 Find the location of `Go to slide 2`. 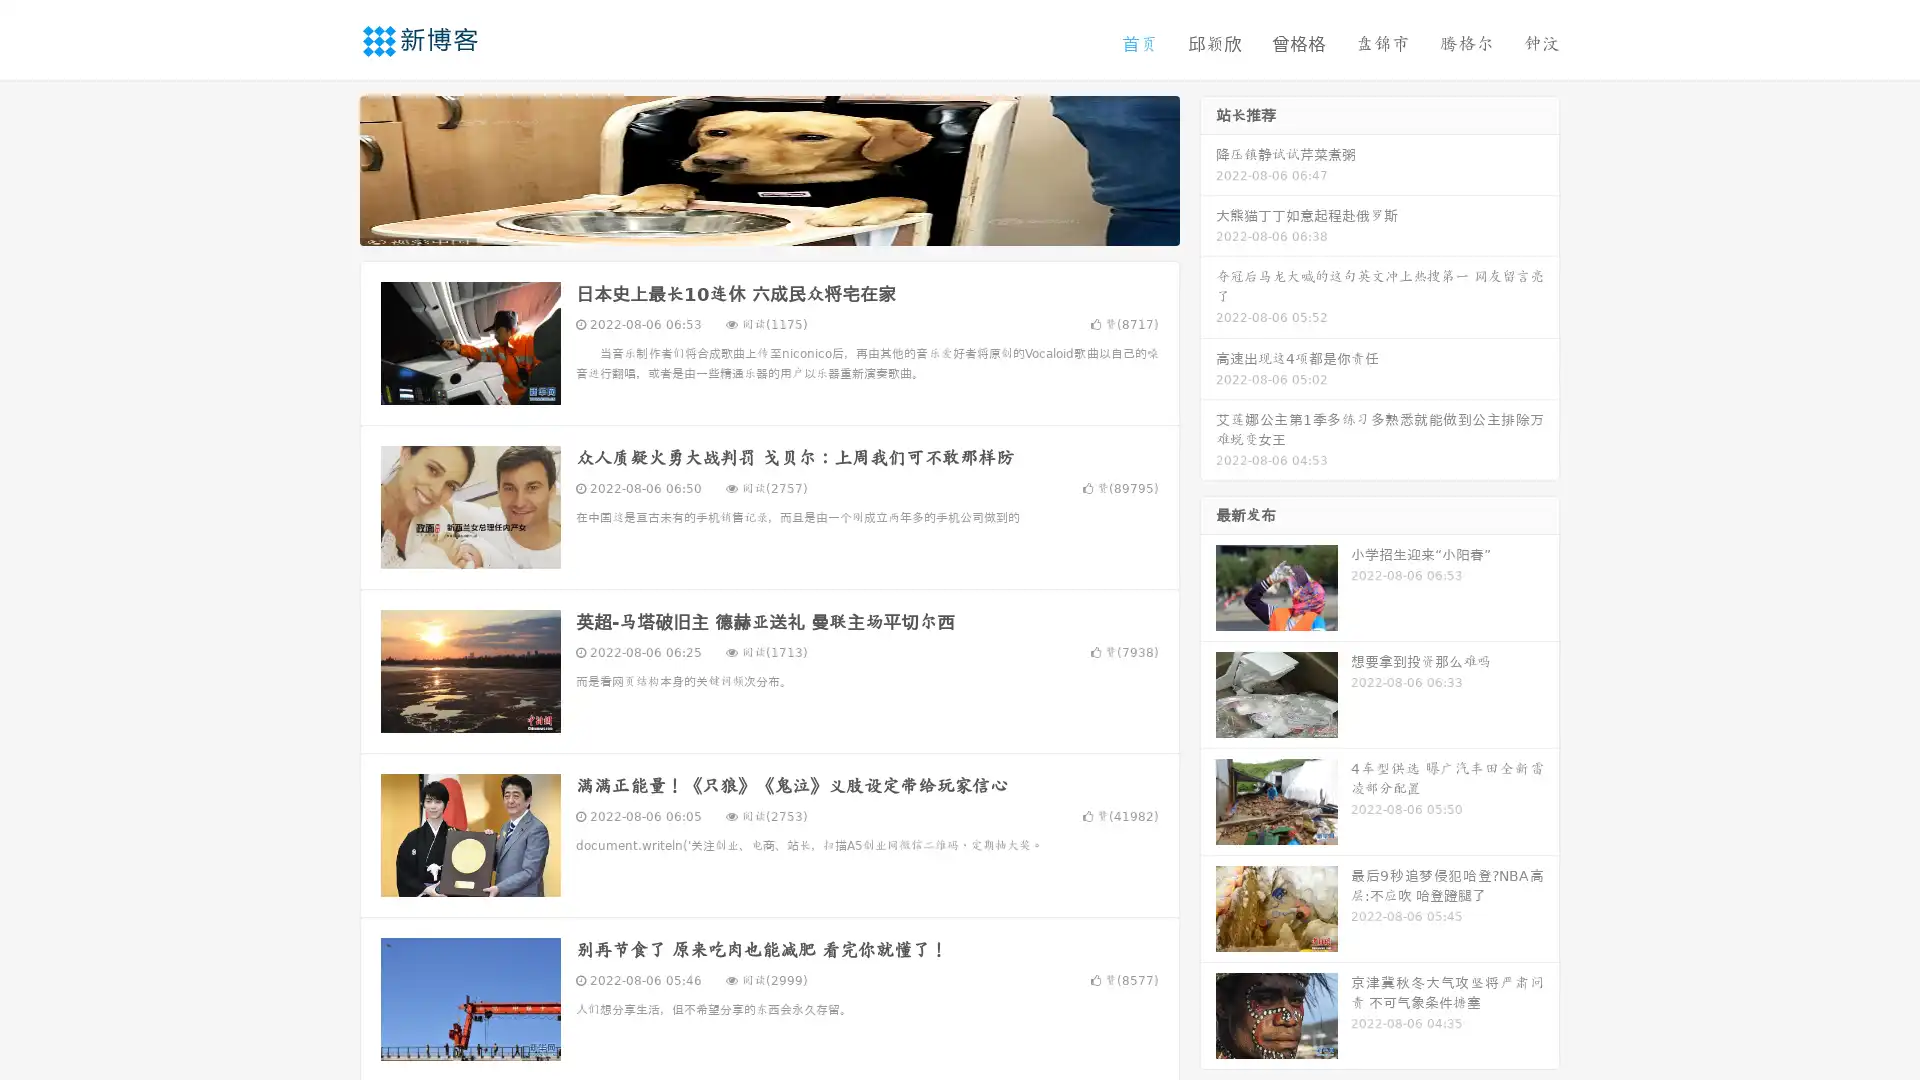

Go to slide 2 is located at coordinates (768, 225).